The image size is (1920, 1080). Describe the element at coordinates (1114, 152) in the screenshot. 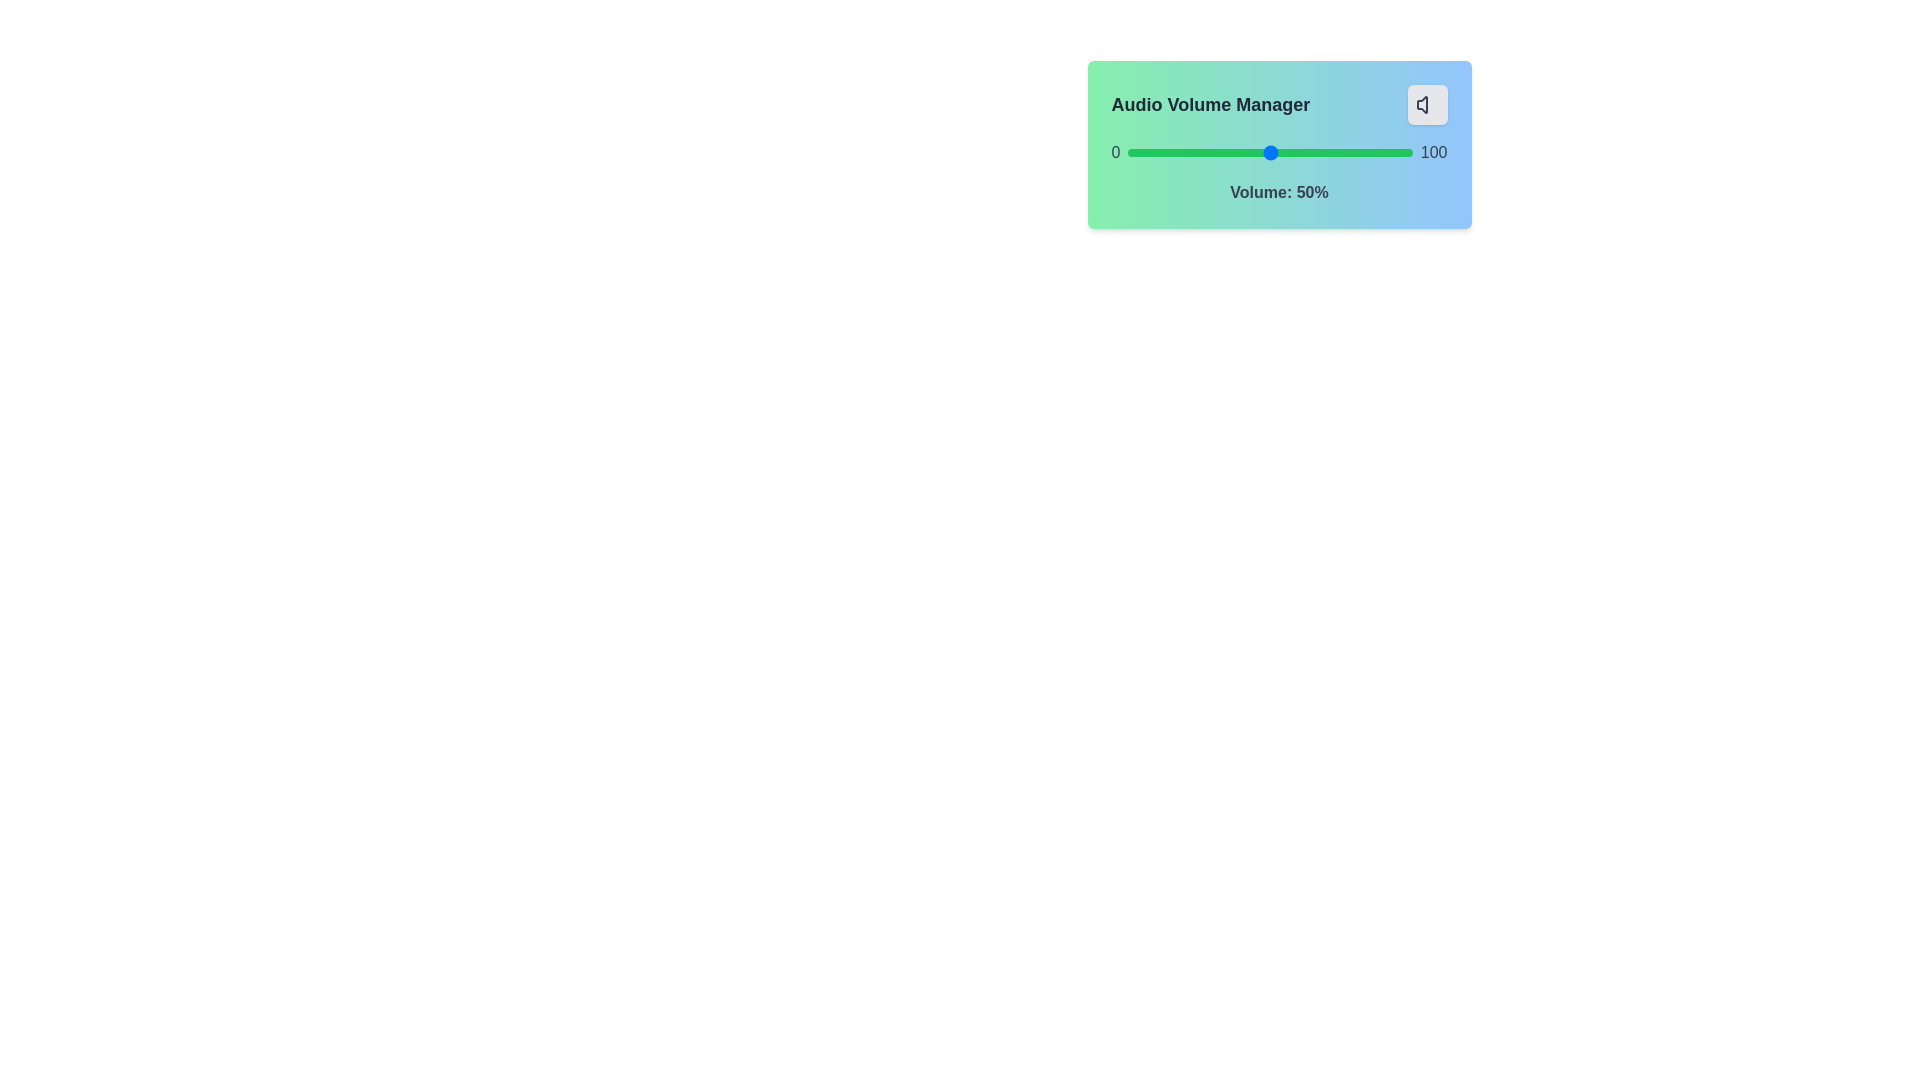

I see `the text label displaying the numeral '0', which is styled in gray and positioned at the far left of the Audio Volume Manager box` at that location.